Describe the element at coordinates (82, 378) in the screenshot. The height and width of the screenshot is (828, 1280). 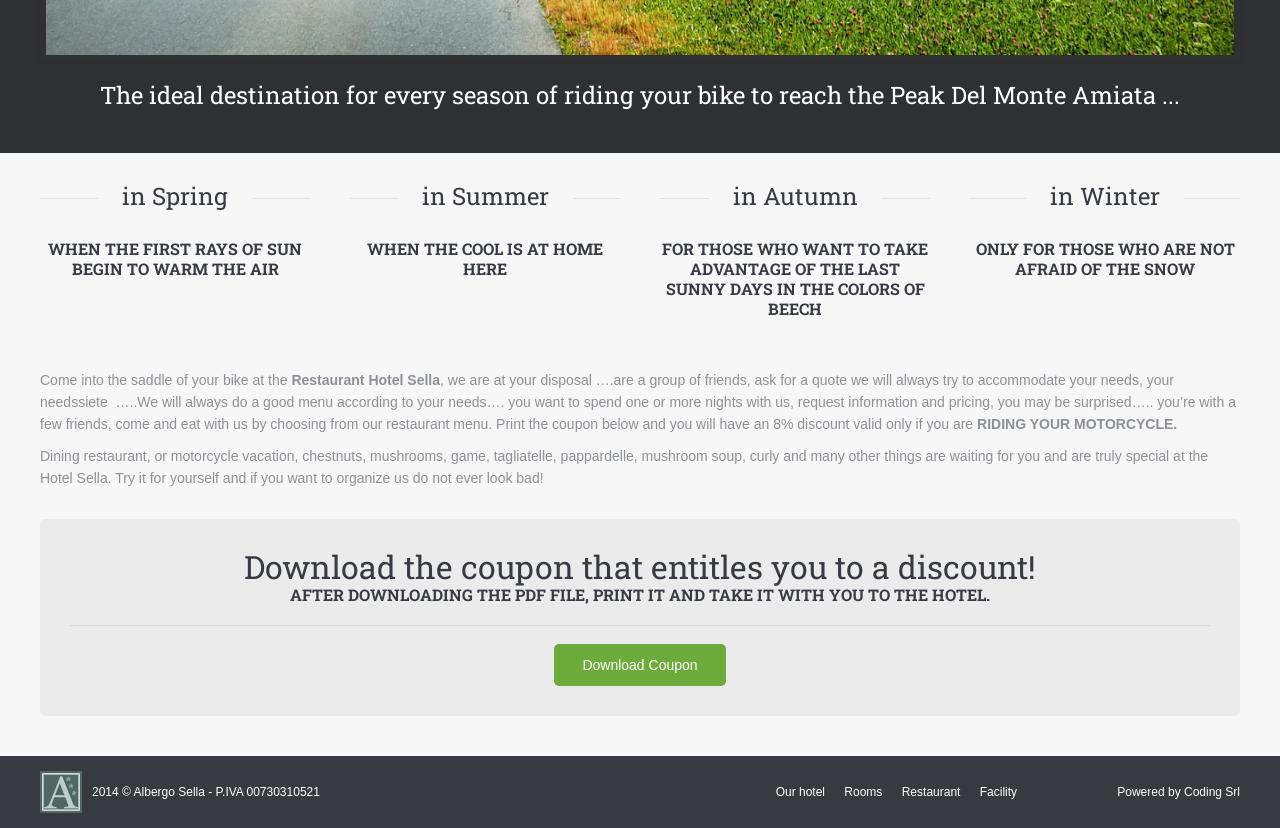
I see `'Come into the'` at that location.